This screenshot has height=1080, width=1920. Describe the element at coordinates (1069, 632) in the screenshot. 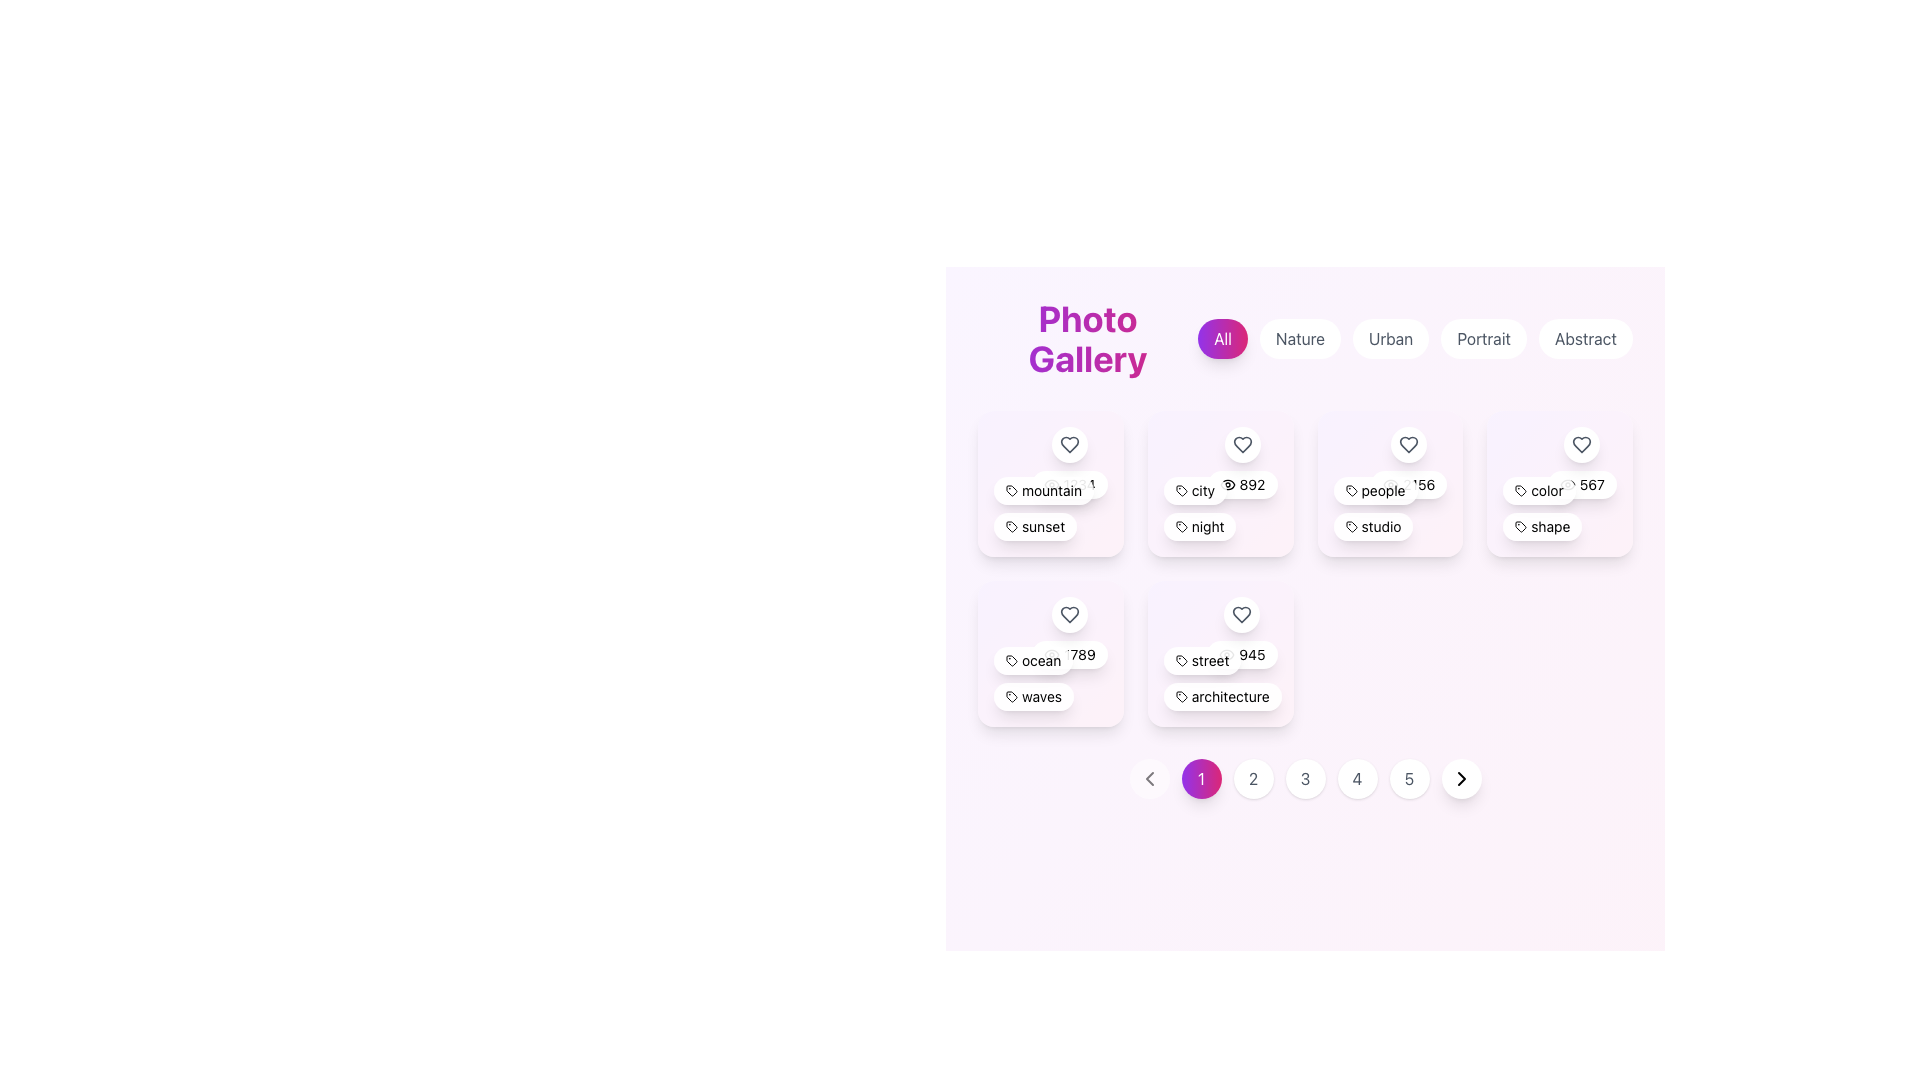

I see `the heart icon button, which is outlined in gray and enclosed within a white circle` at that location.